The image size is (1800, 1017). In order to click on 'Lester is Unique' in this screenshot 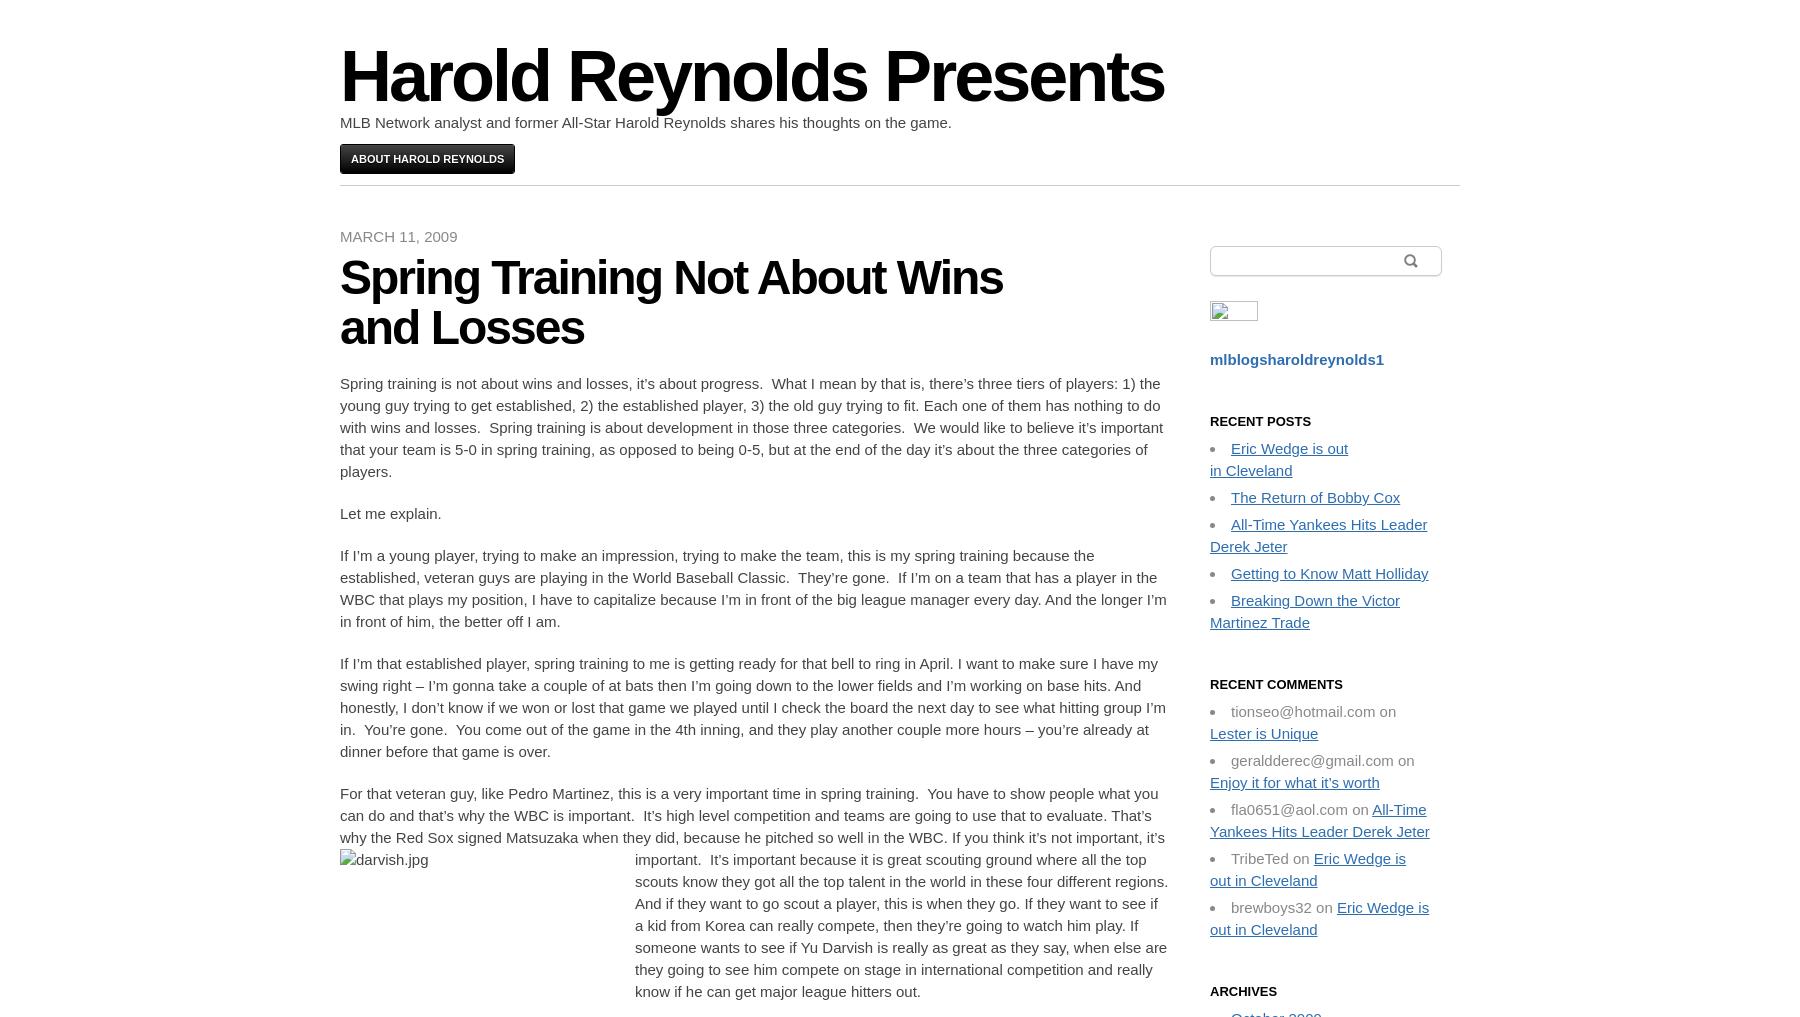, I will do `click(1263, 732)`.